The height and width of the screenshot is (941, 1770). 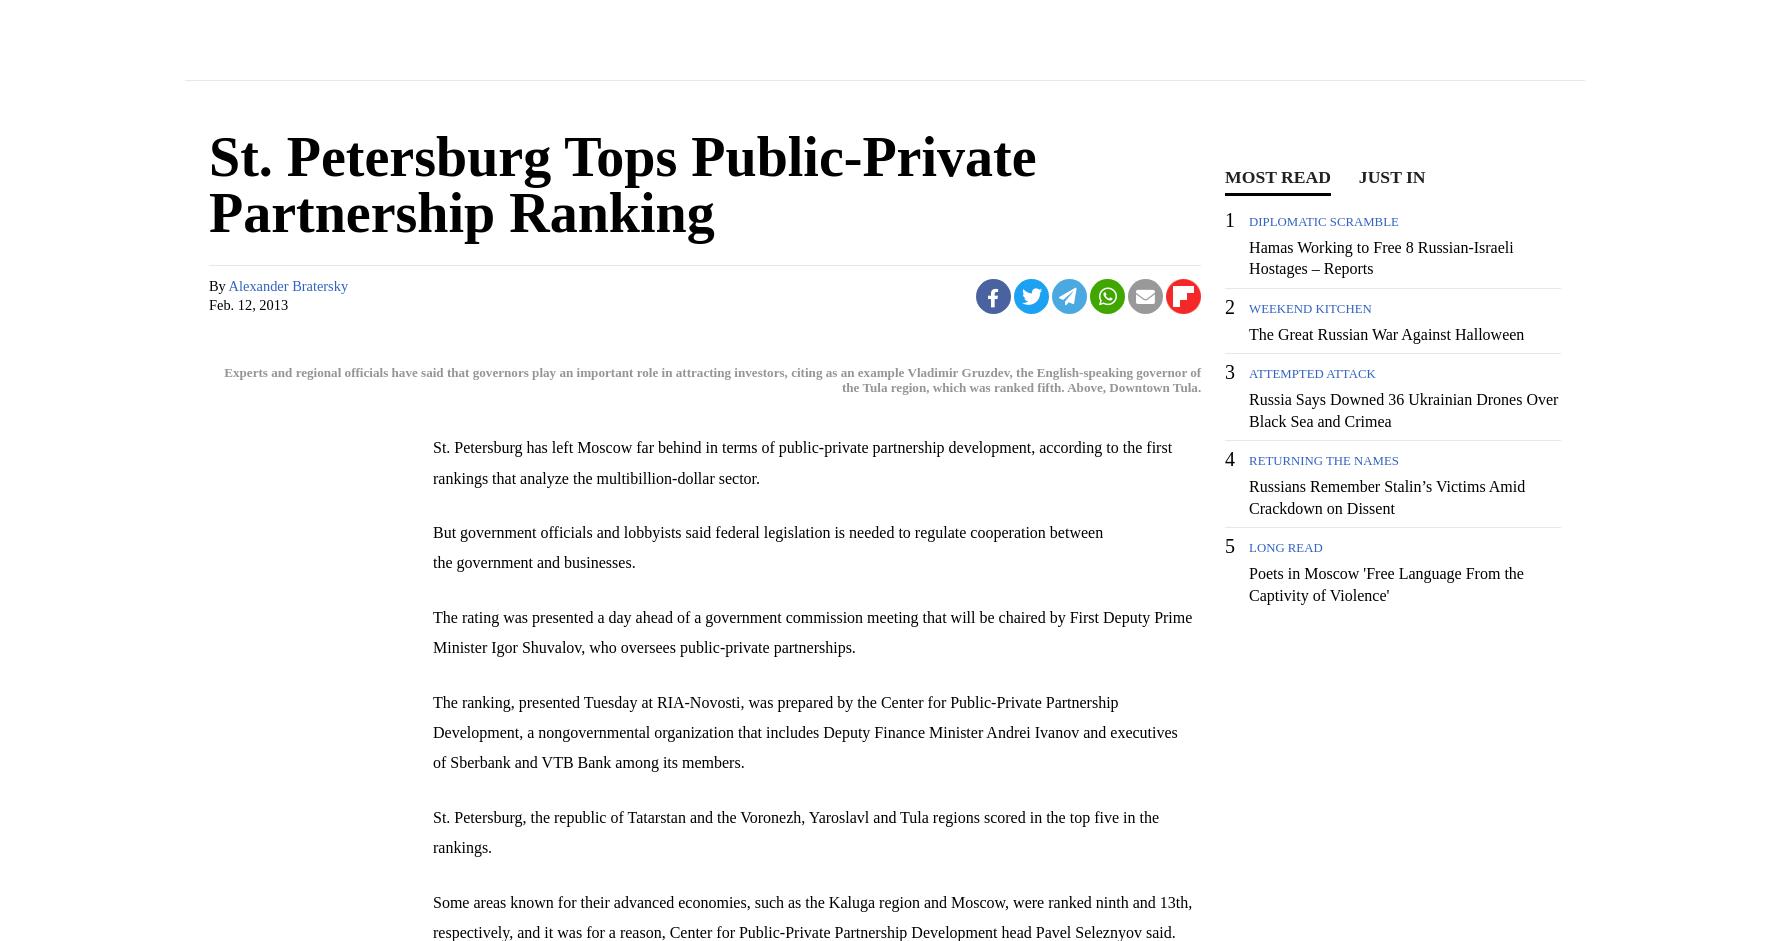 What do you see at coordinates (1276, 177) in the screenshot?
I see `'Most read'` at bounding box center [1276, 177].